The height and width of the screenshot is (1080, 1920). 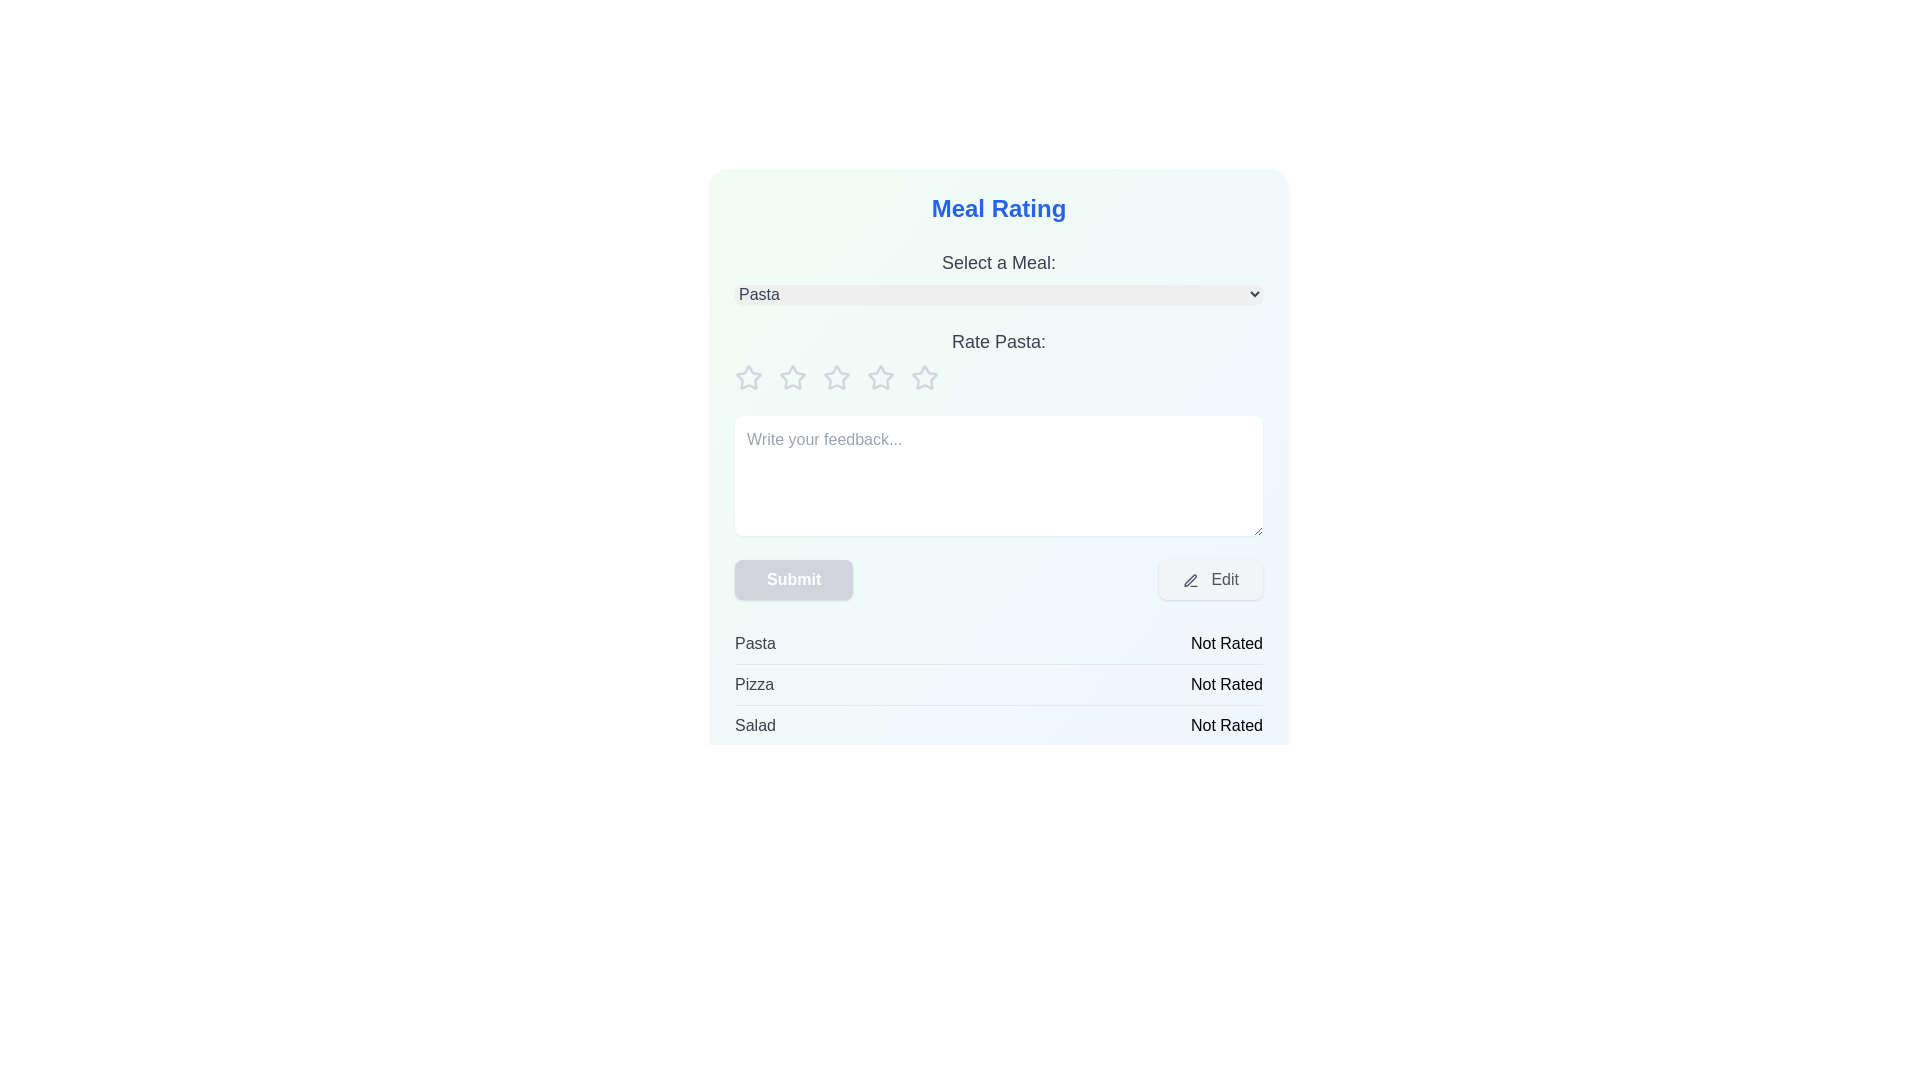 What do you see at coordinates (1226, 684) in the screenshot?
I see `the label indicating that the meal item 'Pizza' has not been rated yet, located on the far right side of the row in the vertical list of meal names and ratings` at bounding box center [1226, 684].